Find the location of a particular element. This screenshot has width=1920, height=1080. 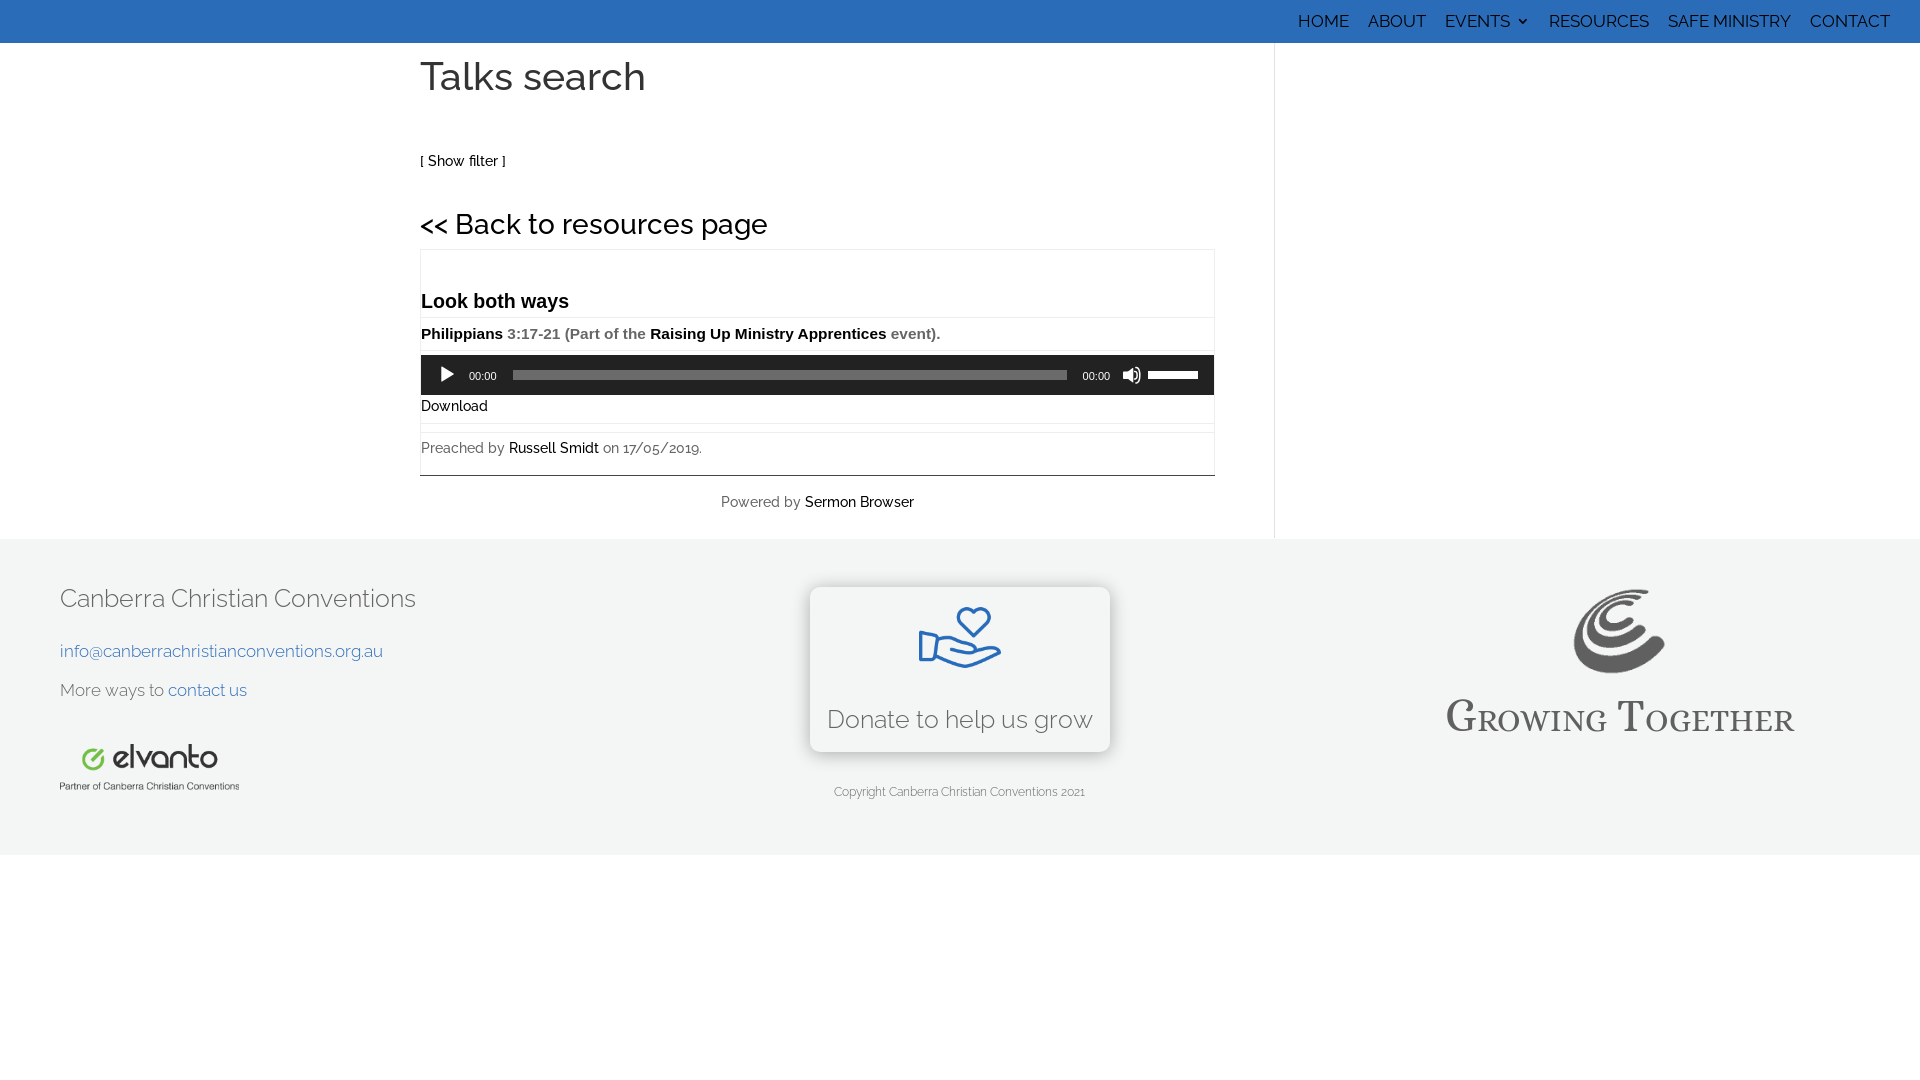

'<< Back to resources page' is located at coordinates (419, 224).